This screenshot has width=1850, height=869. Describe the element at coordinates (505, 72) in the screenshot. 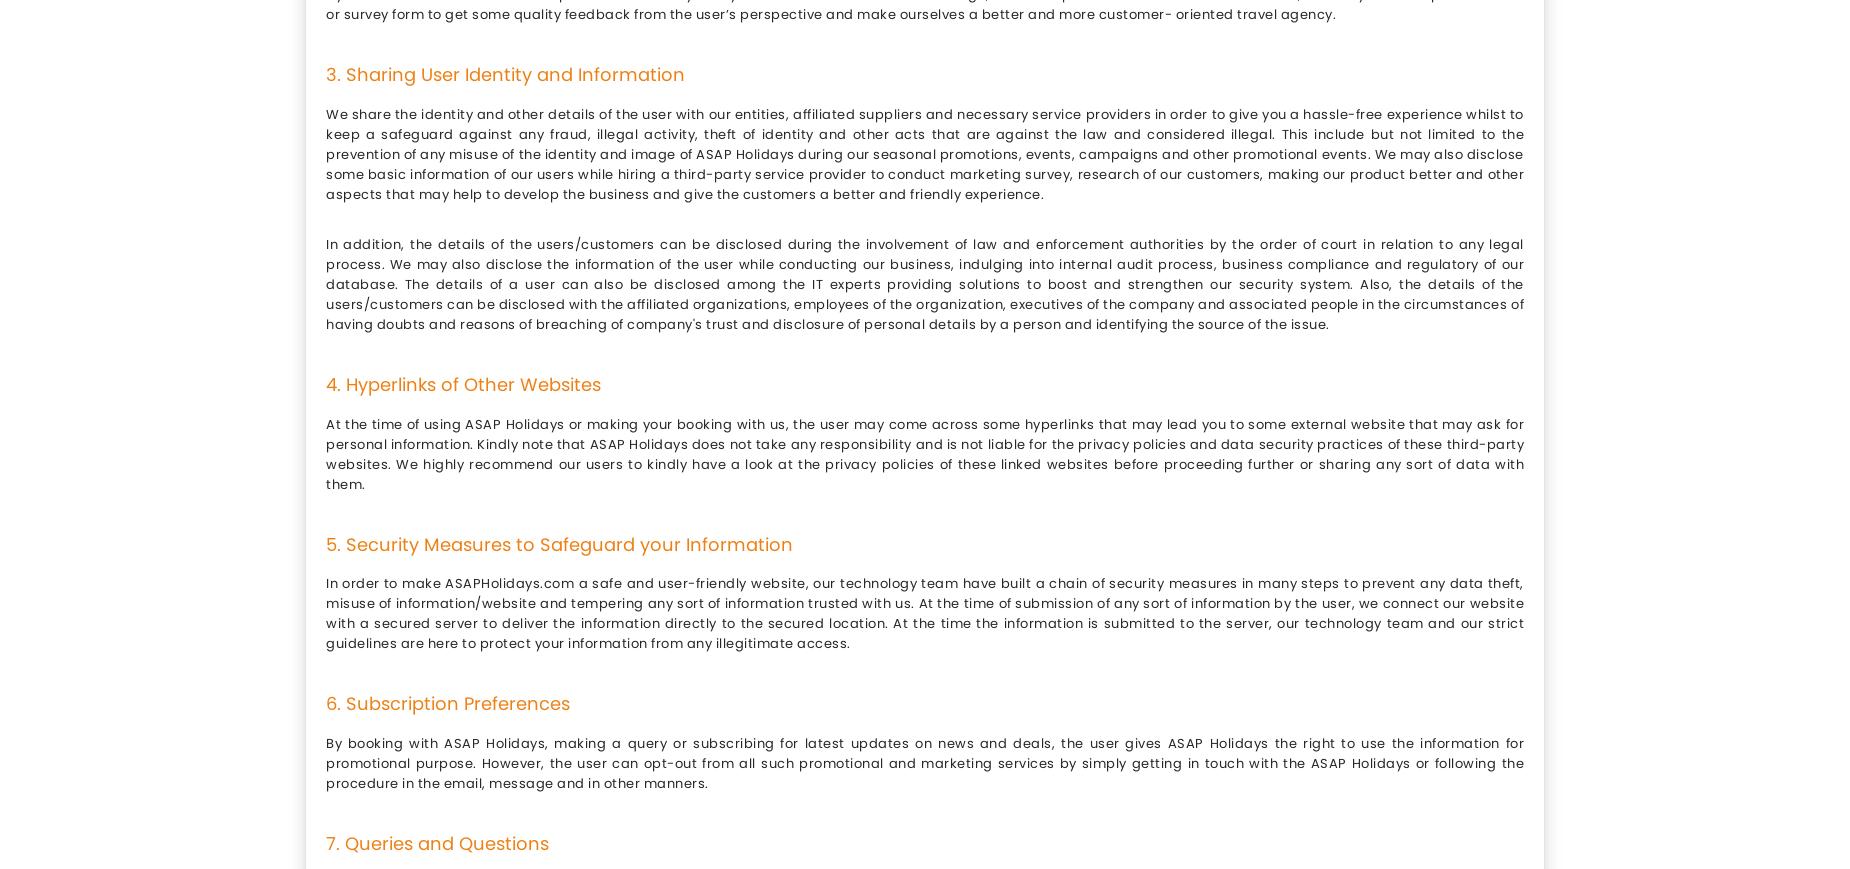

I see `'3. Sharing User Identity and Information'` at that location.